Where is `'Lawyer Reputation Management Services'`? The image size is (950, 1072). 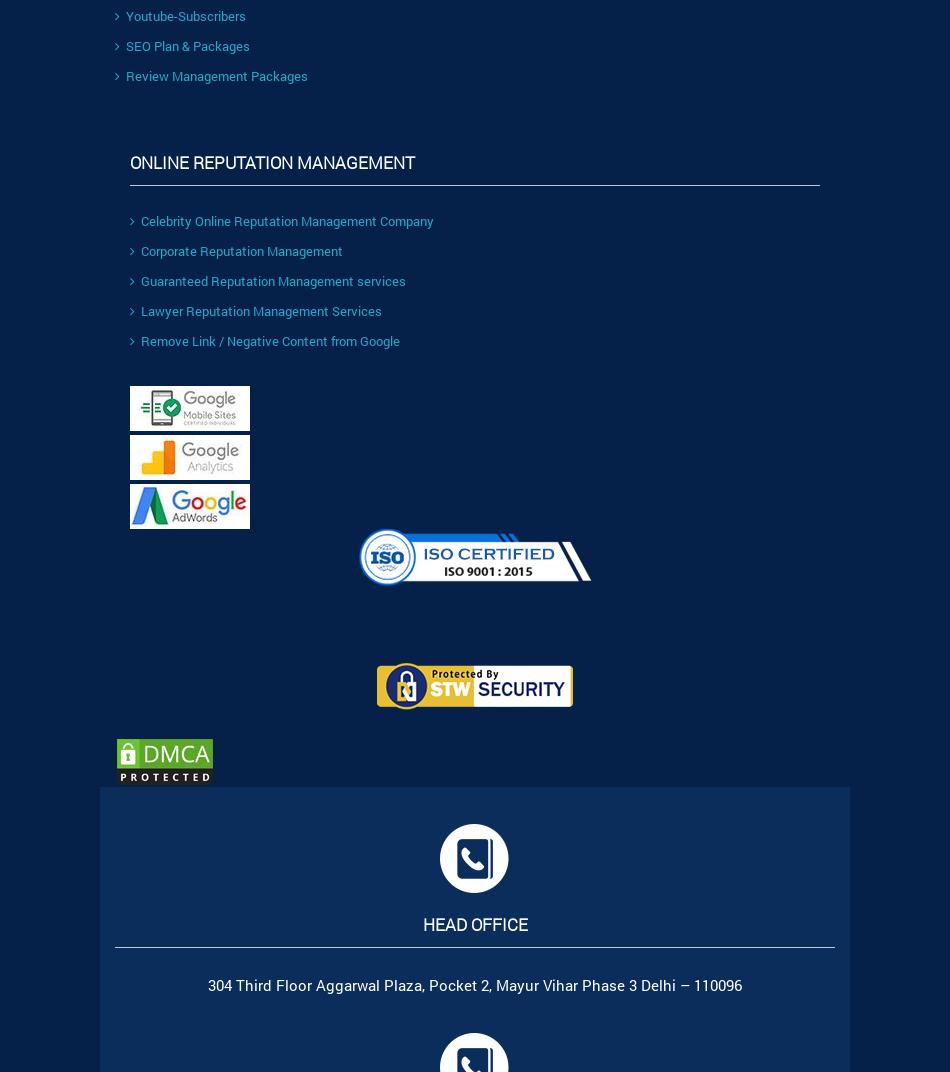
'Lawyer Reputation Management Services' is located at coordinates (260, 309).